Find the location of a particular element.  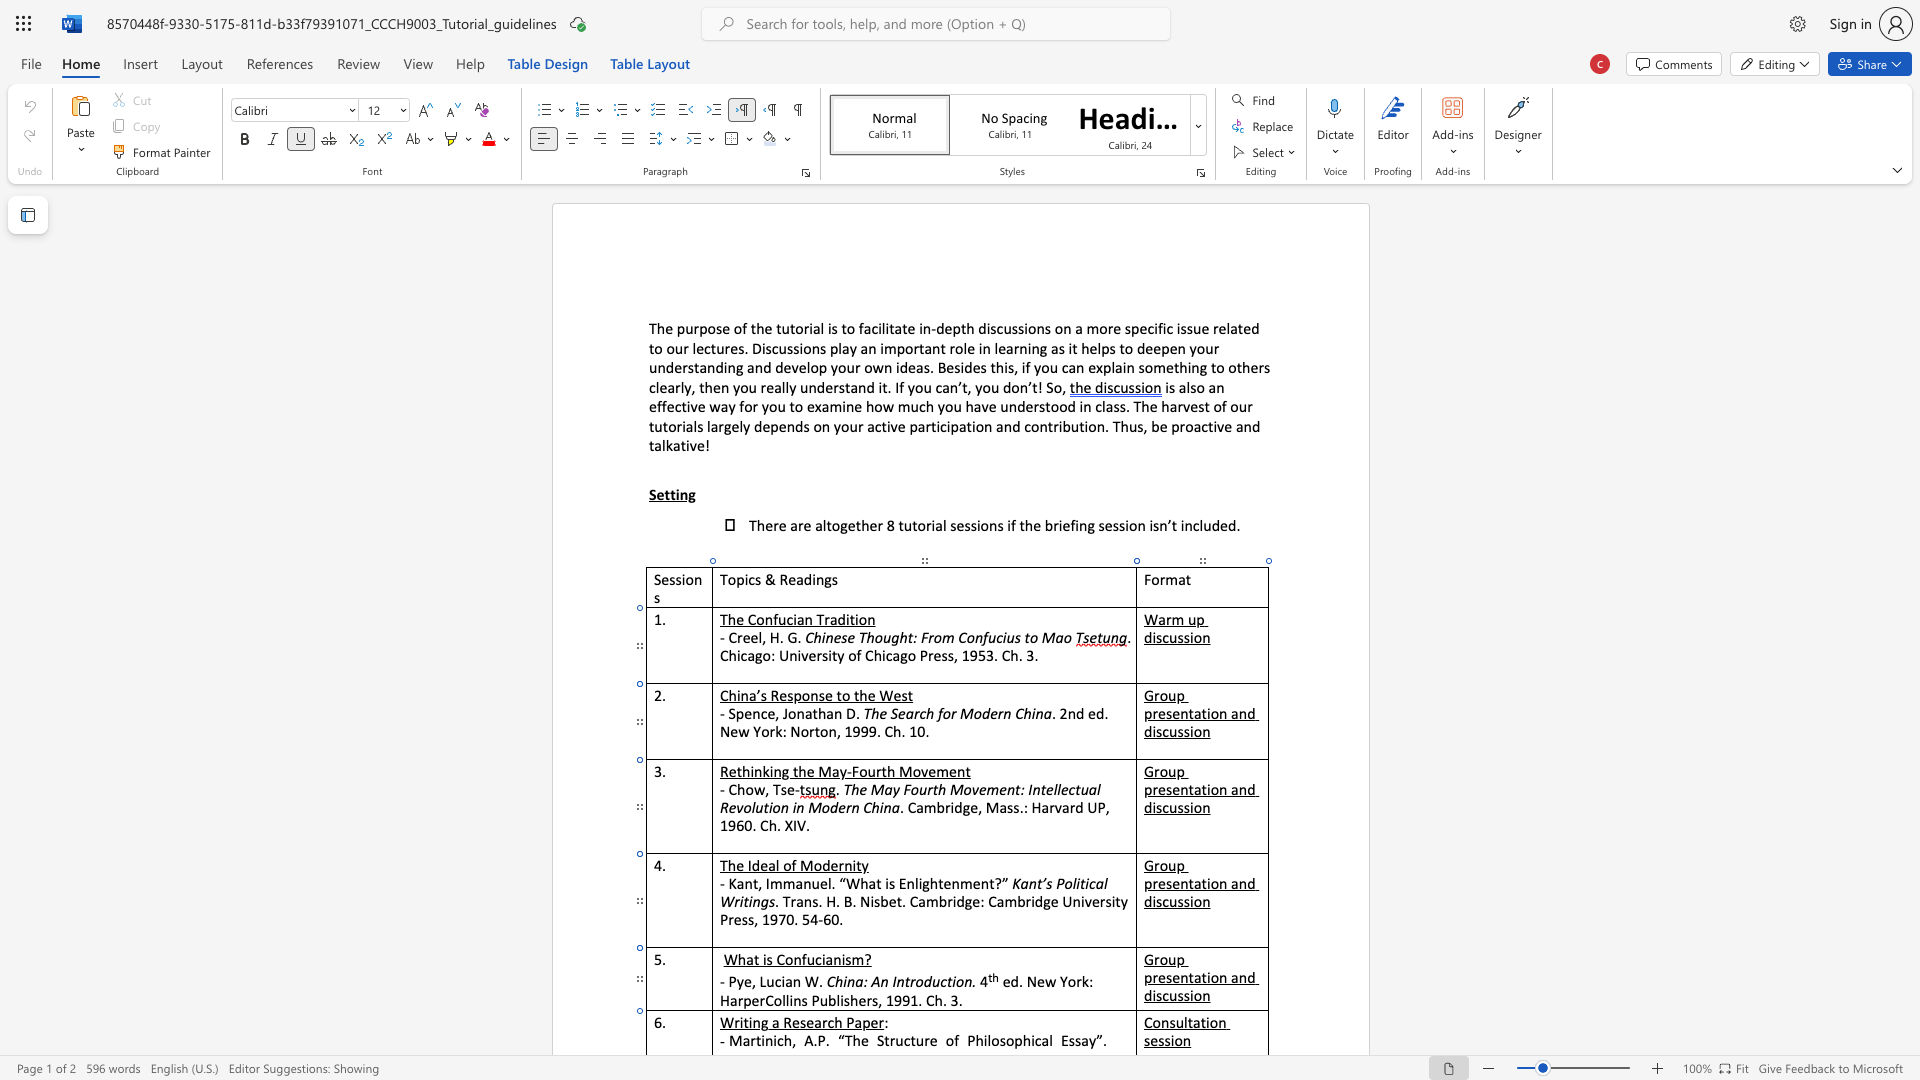

the 1th character "h" in the text is located at coordinates (854, 1000).